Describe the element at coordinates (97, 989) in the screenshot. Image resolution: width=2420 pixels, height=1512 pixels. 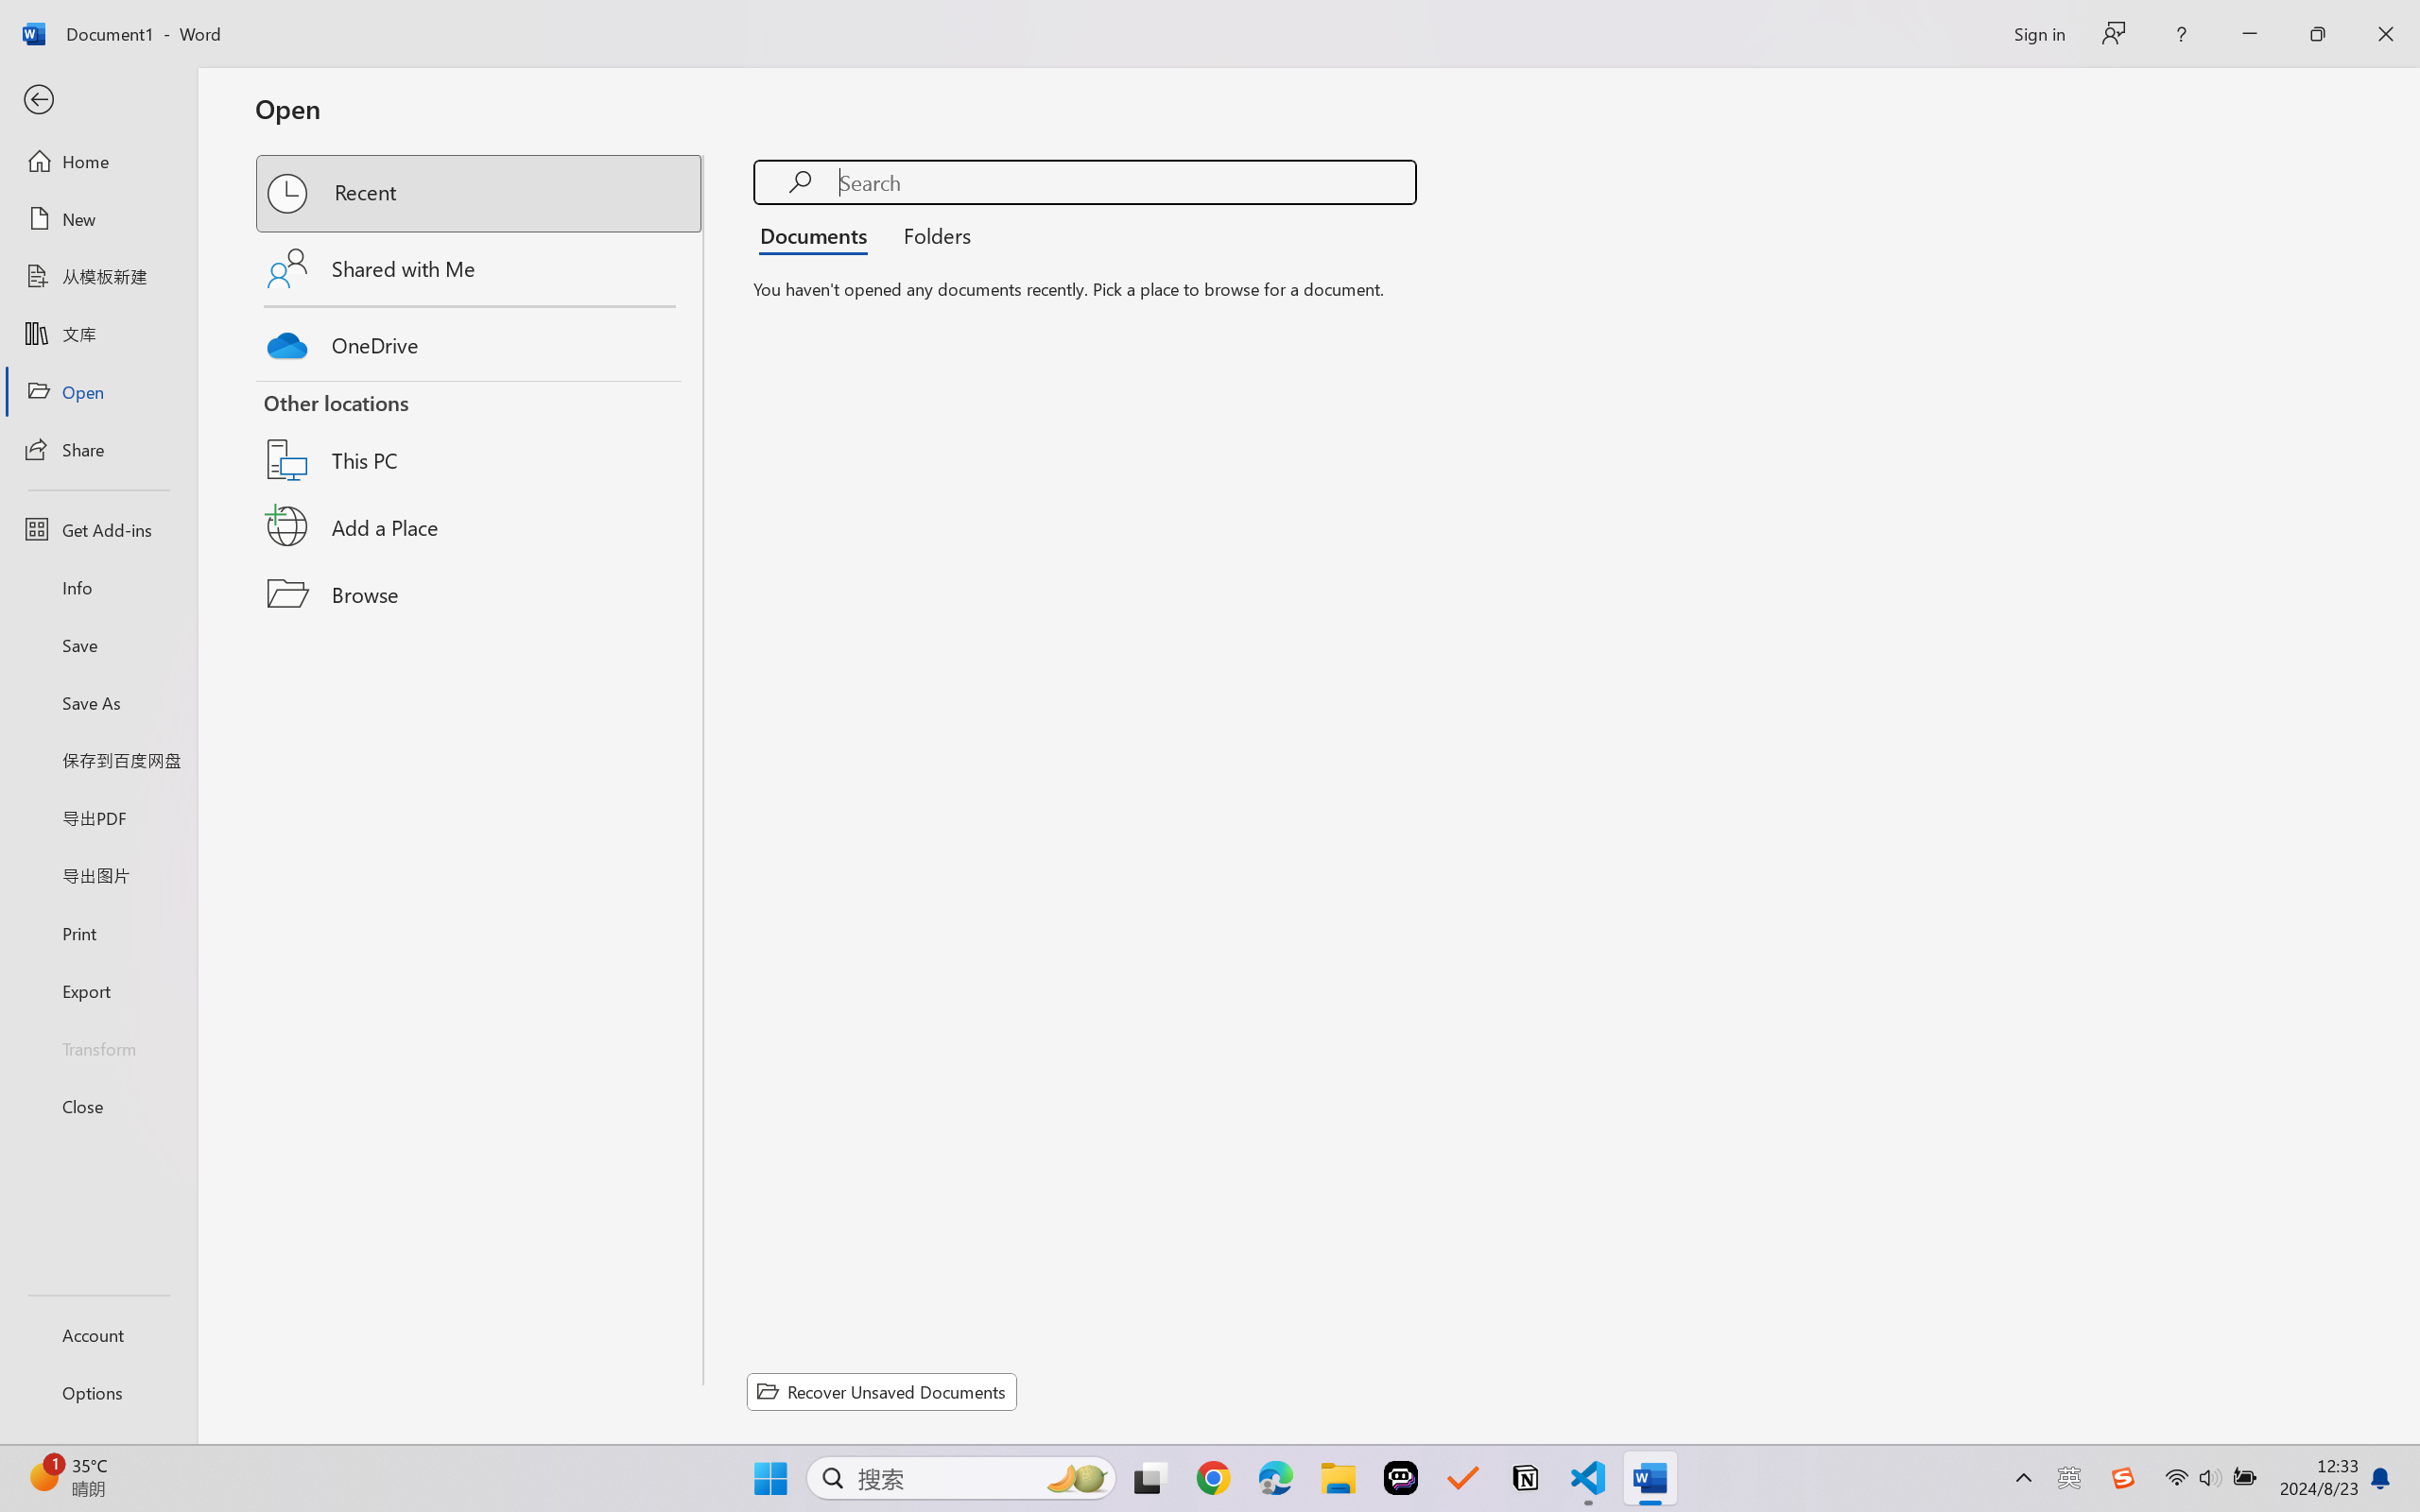
I see `'Export'` at that location.